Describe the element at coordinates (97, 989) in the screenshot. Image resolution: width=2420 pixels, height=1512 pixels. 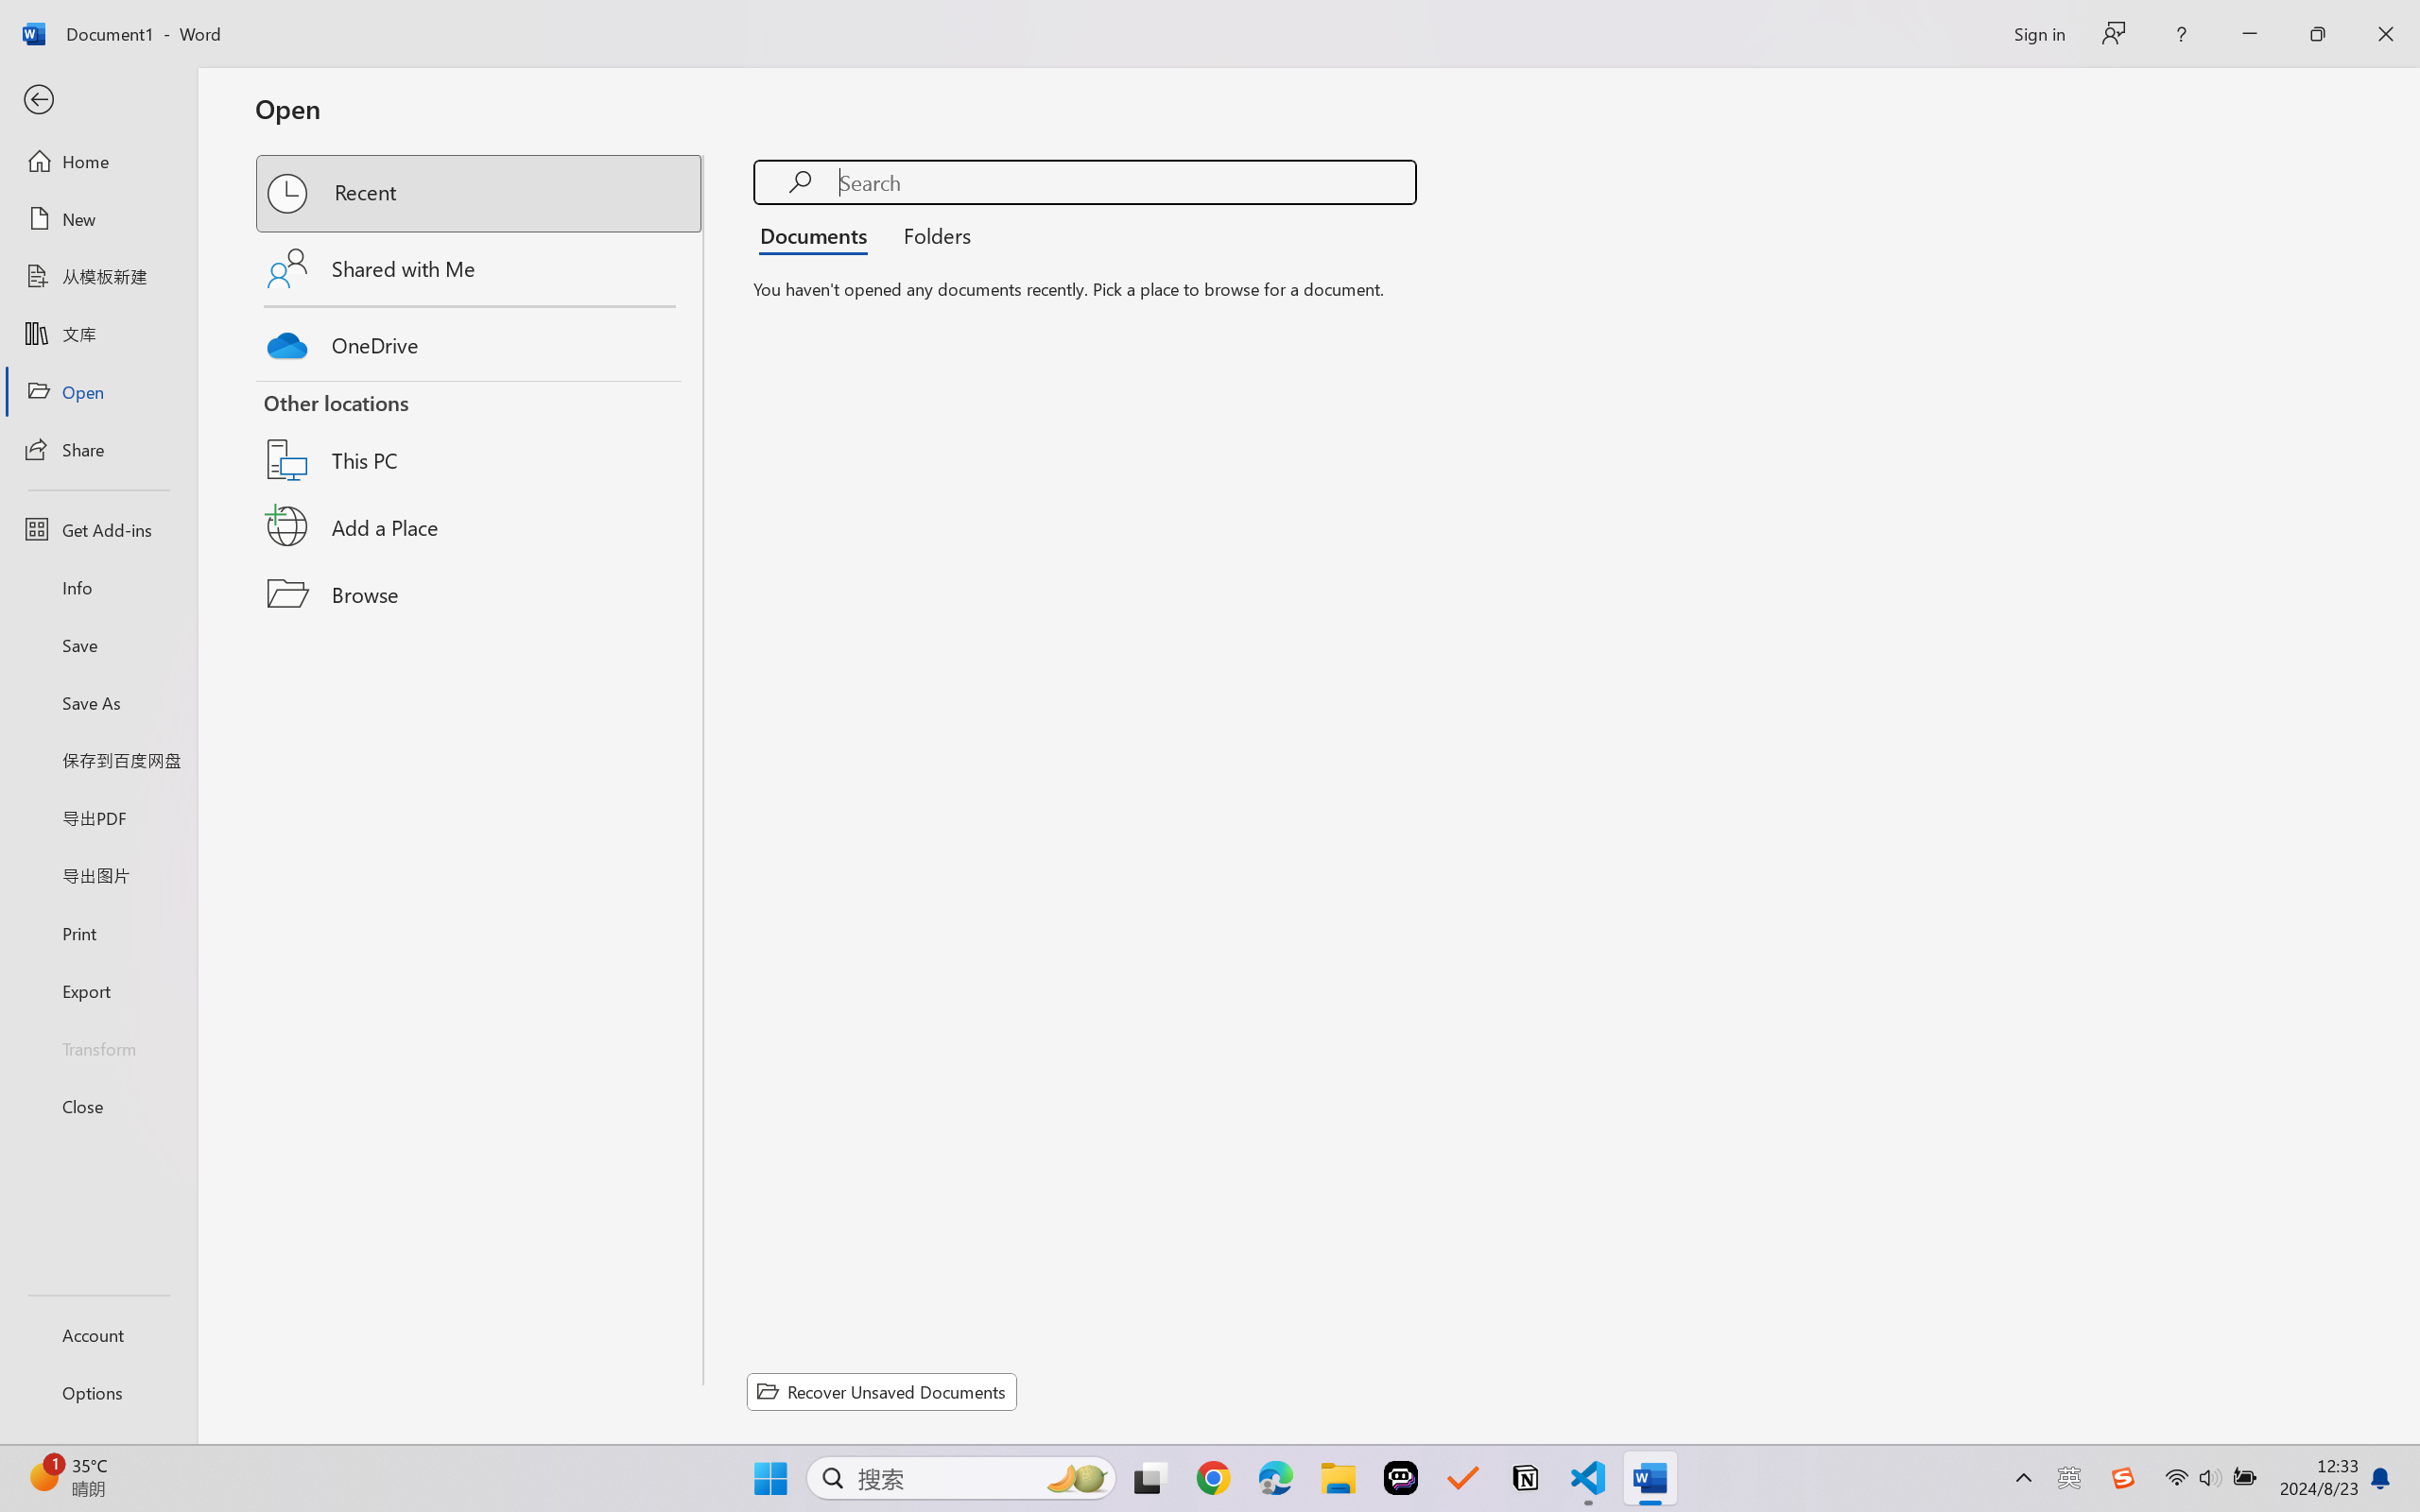
I see `'Export'` at that location.